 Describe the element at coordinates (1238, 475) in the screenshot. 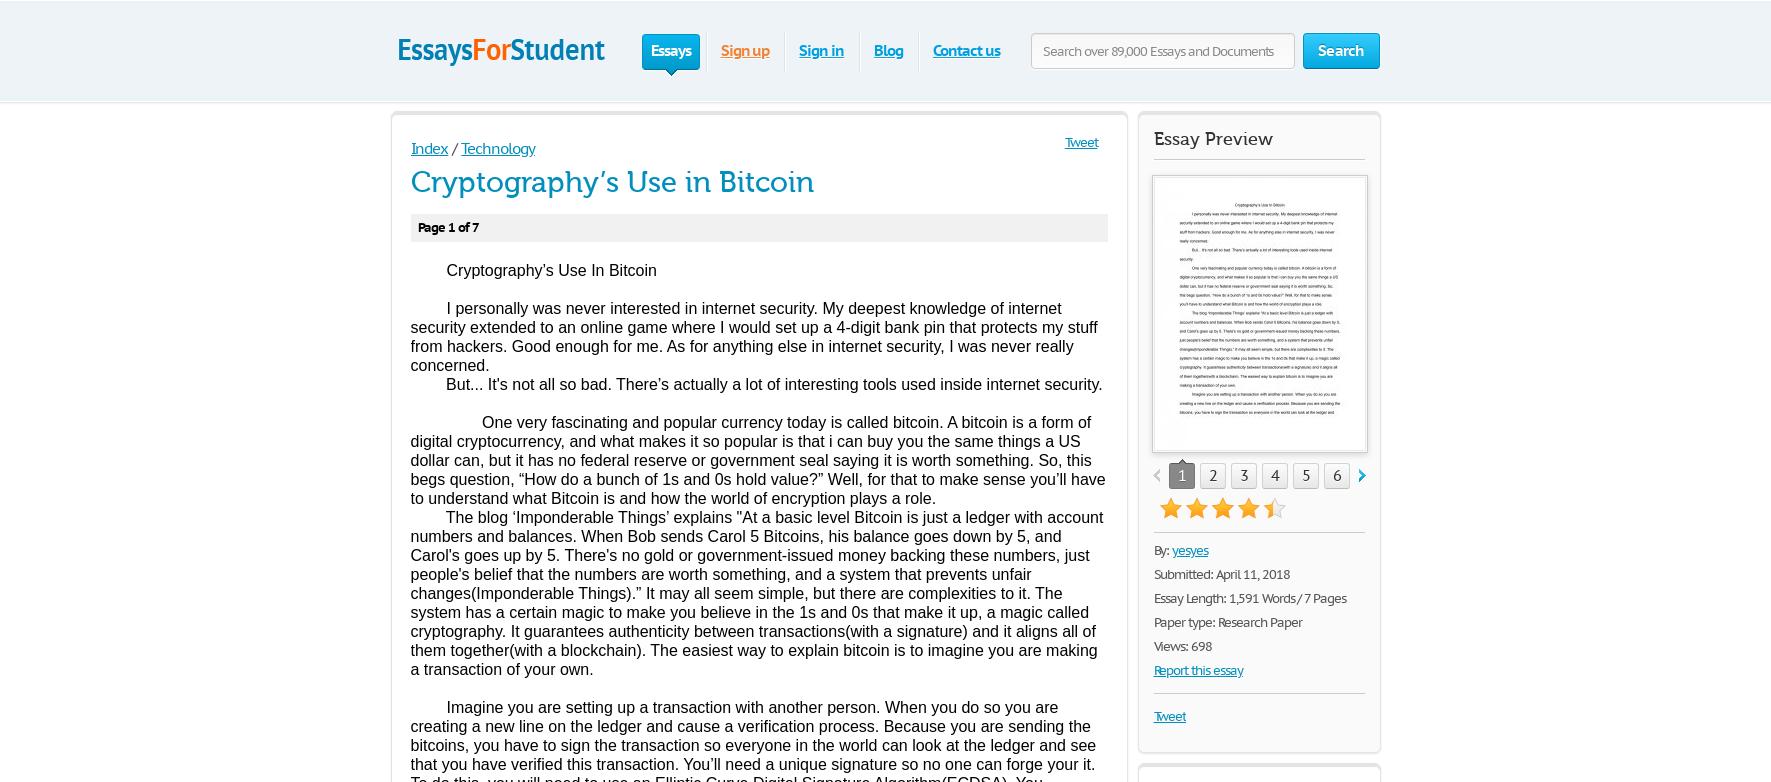

I see `'3'` at that location.